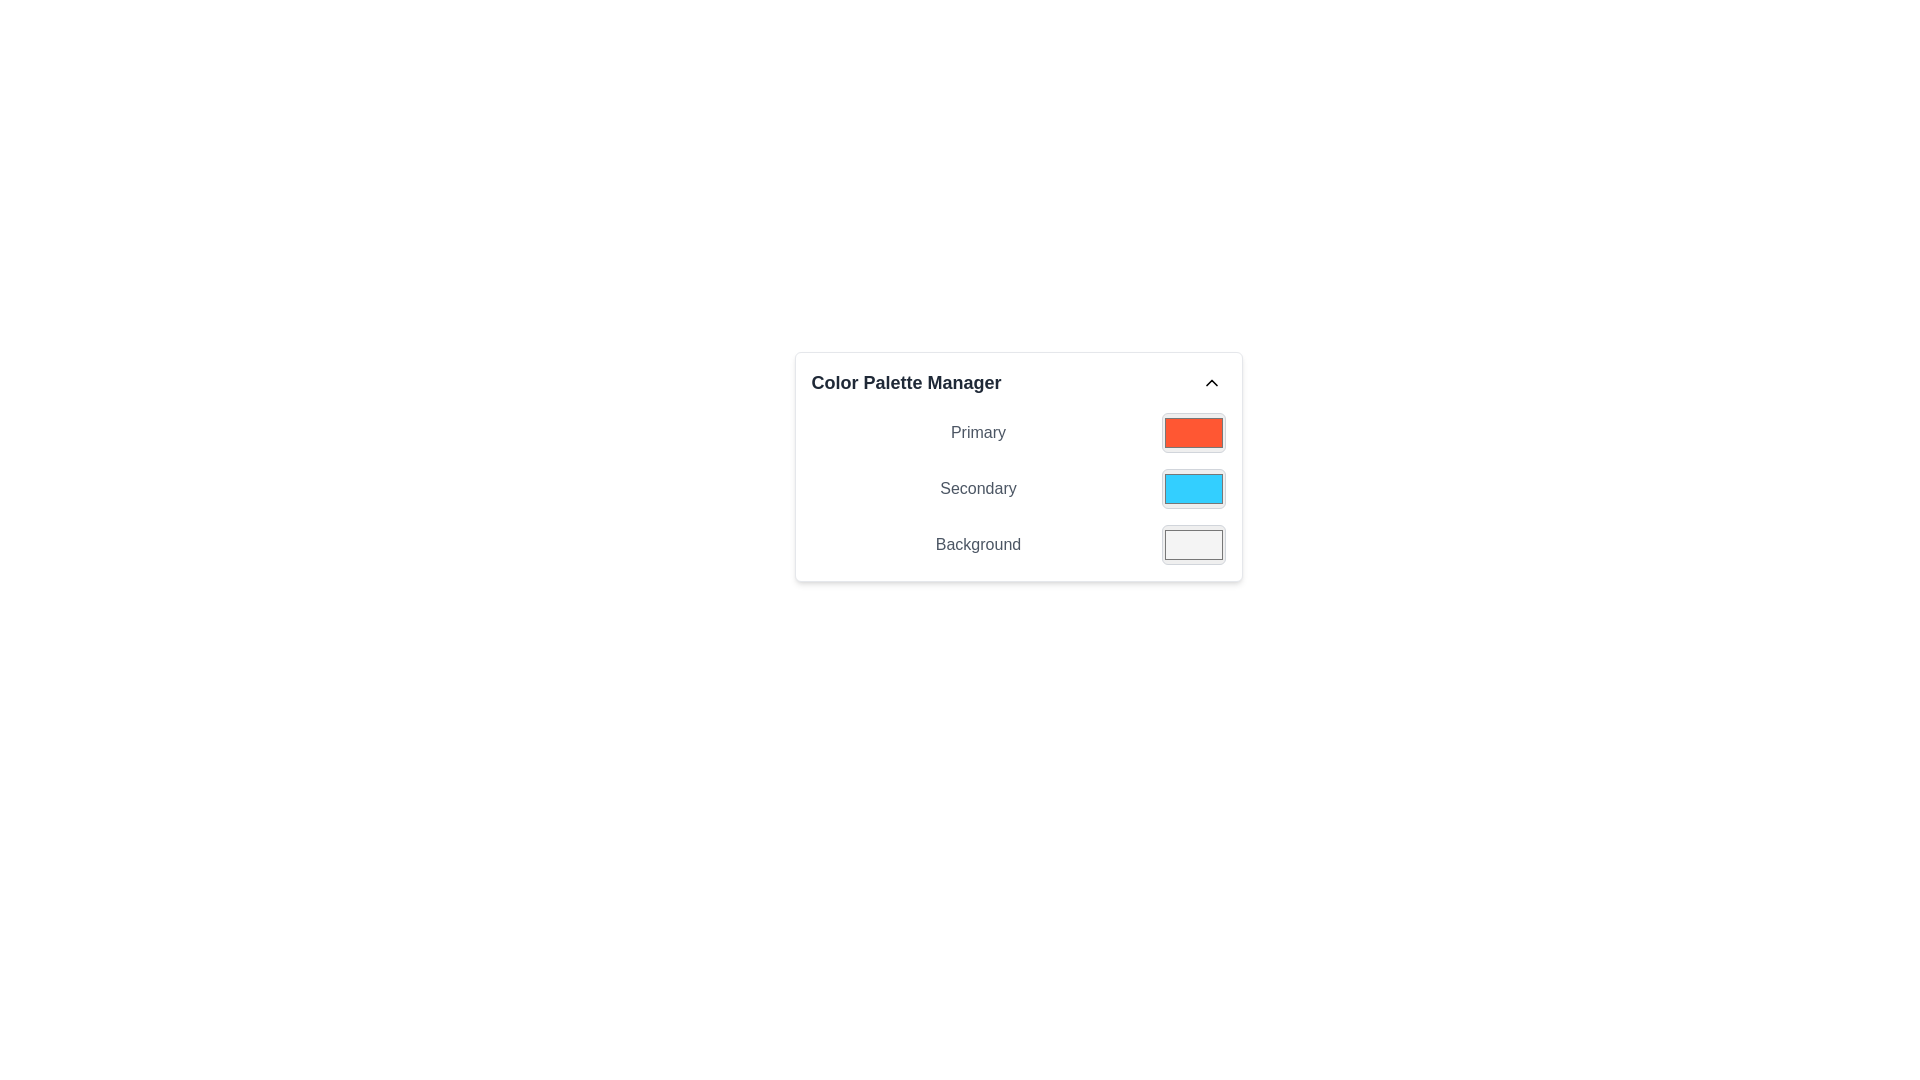  Describe the element at coordinates (1210, 382) in the screenshot. I see `the upward-facing chevron icon located in the top-right corner of the color palette manager box` at that location.